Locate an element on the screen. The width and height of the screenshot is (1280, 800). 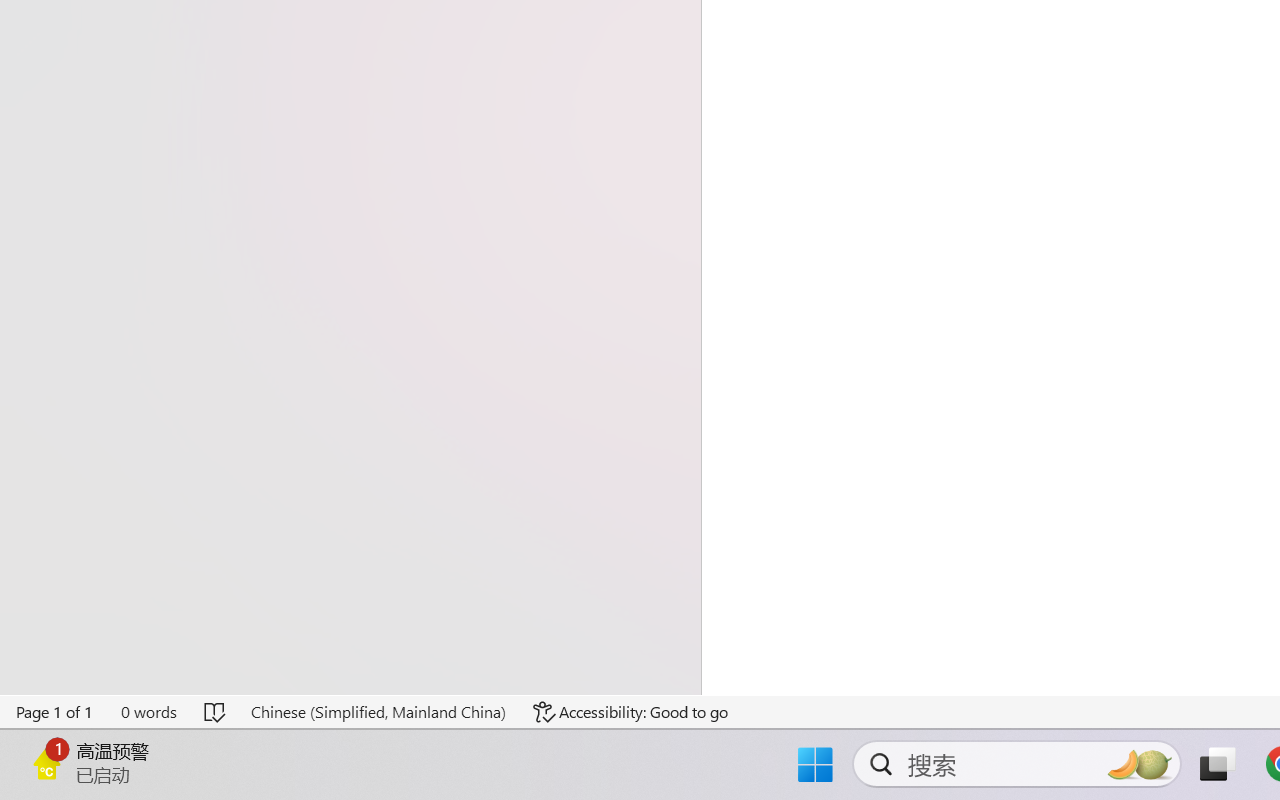
'Language Chinese (Simplified, Mainland China)' is located at coordinates (378, 711).